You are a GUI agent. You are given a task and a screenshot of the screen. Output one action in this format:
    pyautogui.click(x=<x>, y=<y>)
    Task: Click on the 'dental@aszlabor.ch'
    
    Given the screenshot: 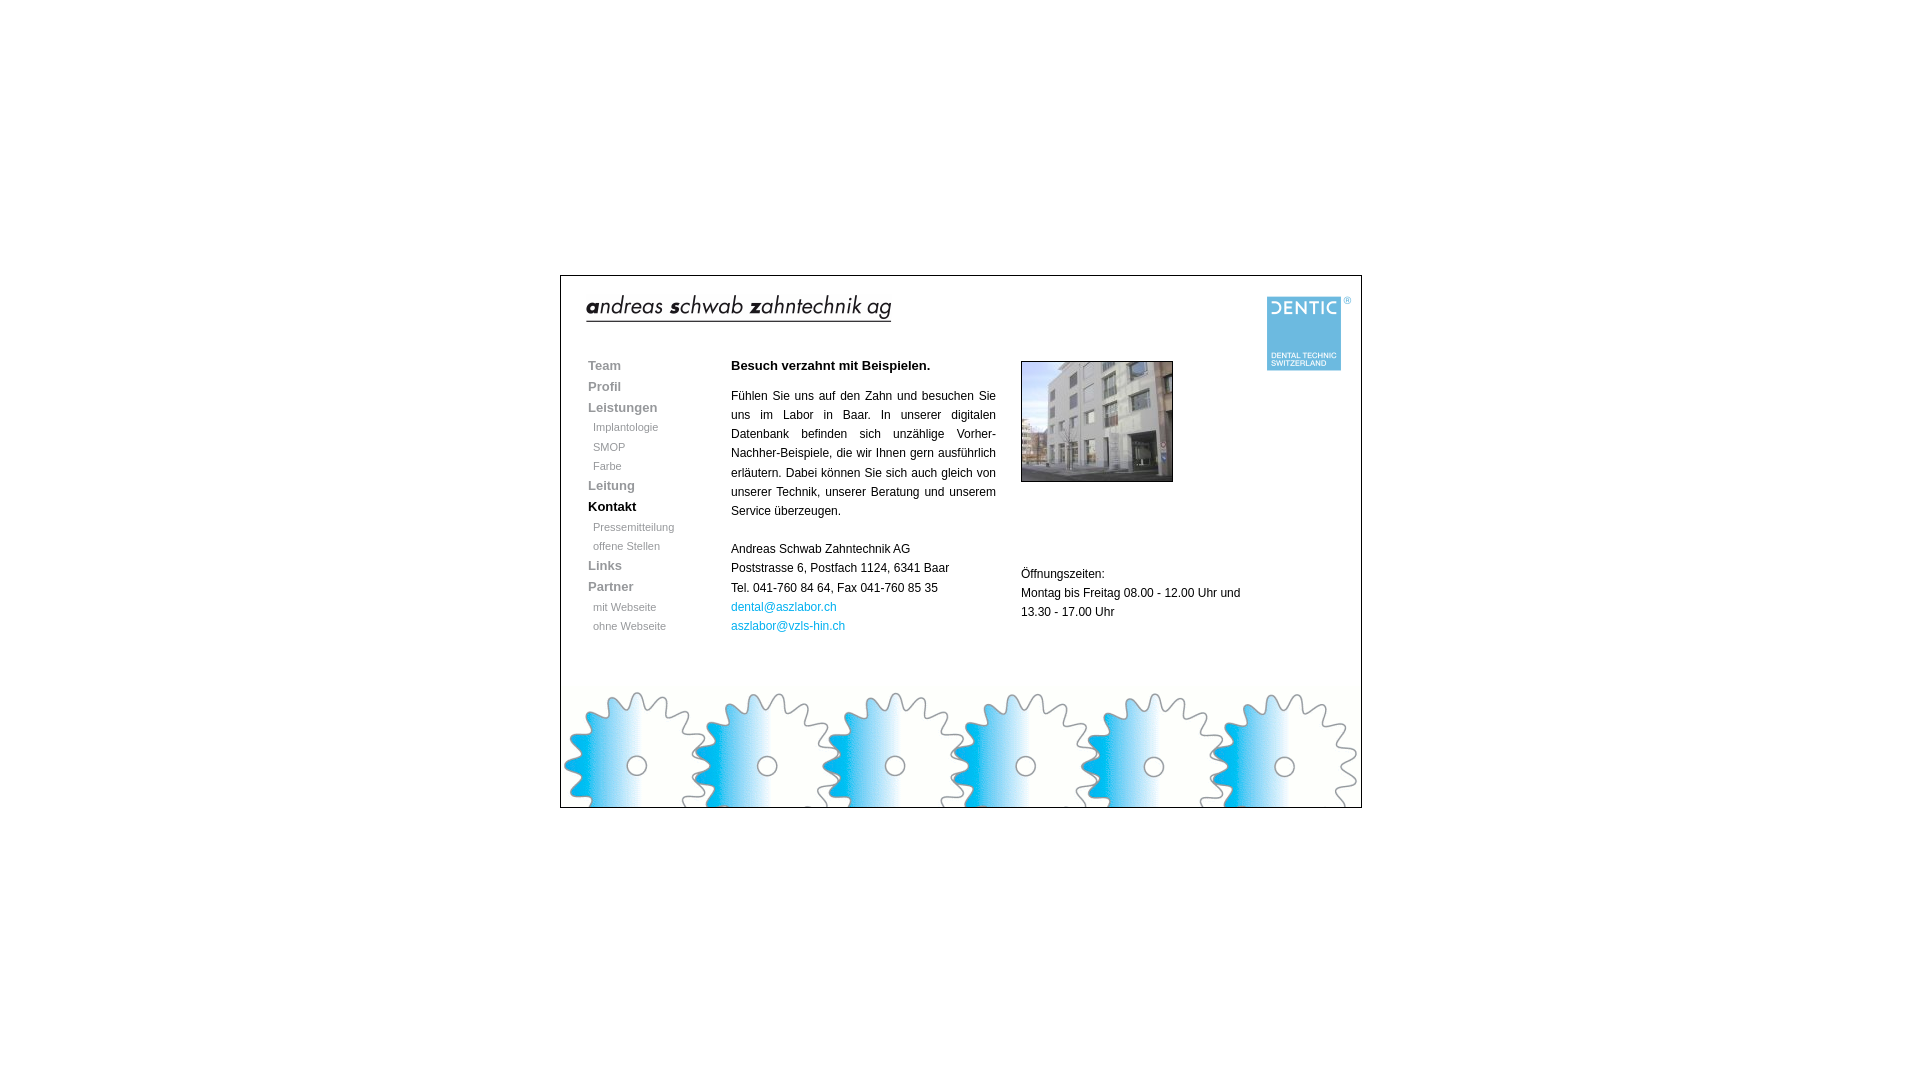 What is the action you would take?
    pyautogui.click(x=782, y=605)
    